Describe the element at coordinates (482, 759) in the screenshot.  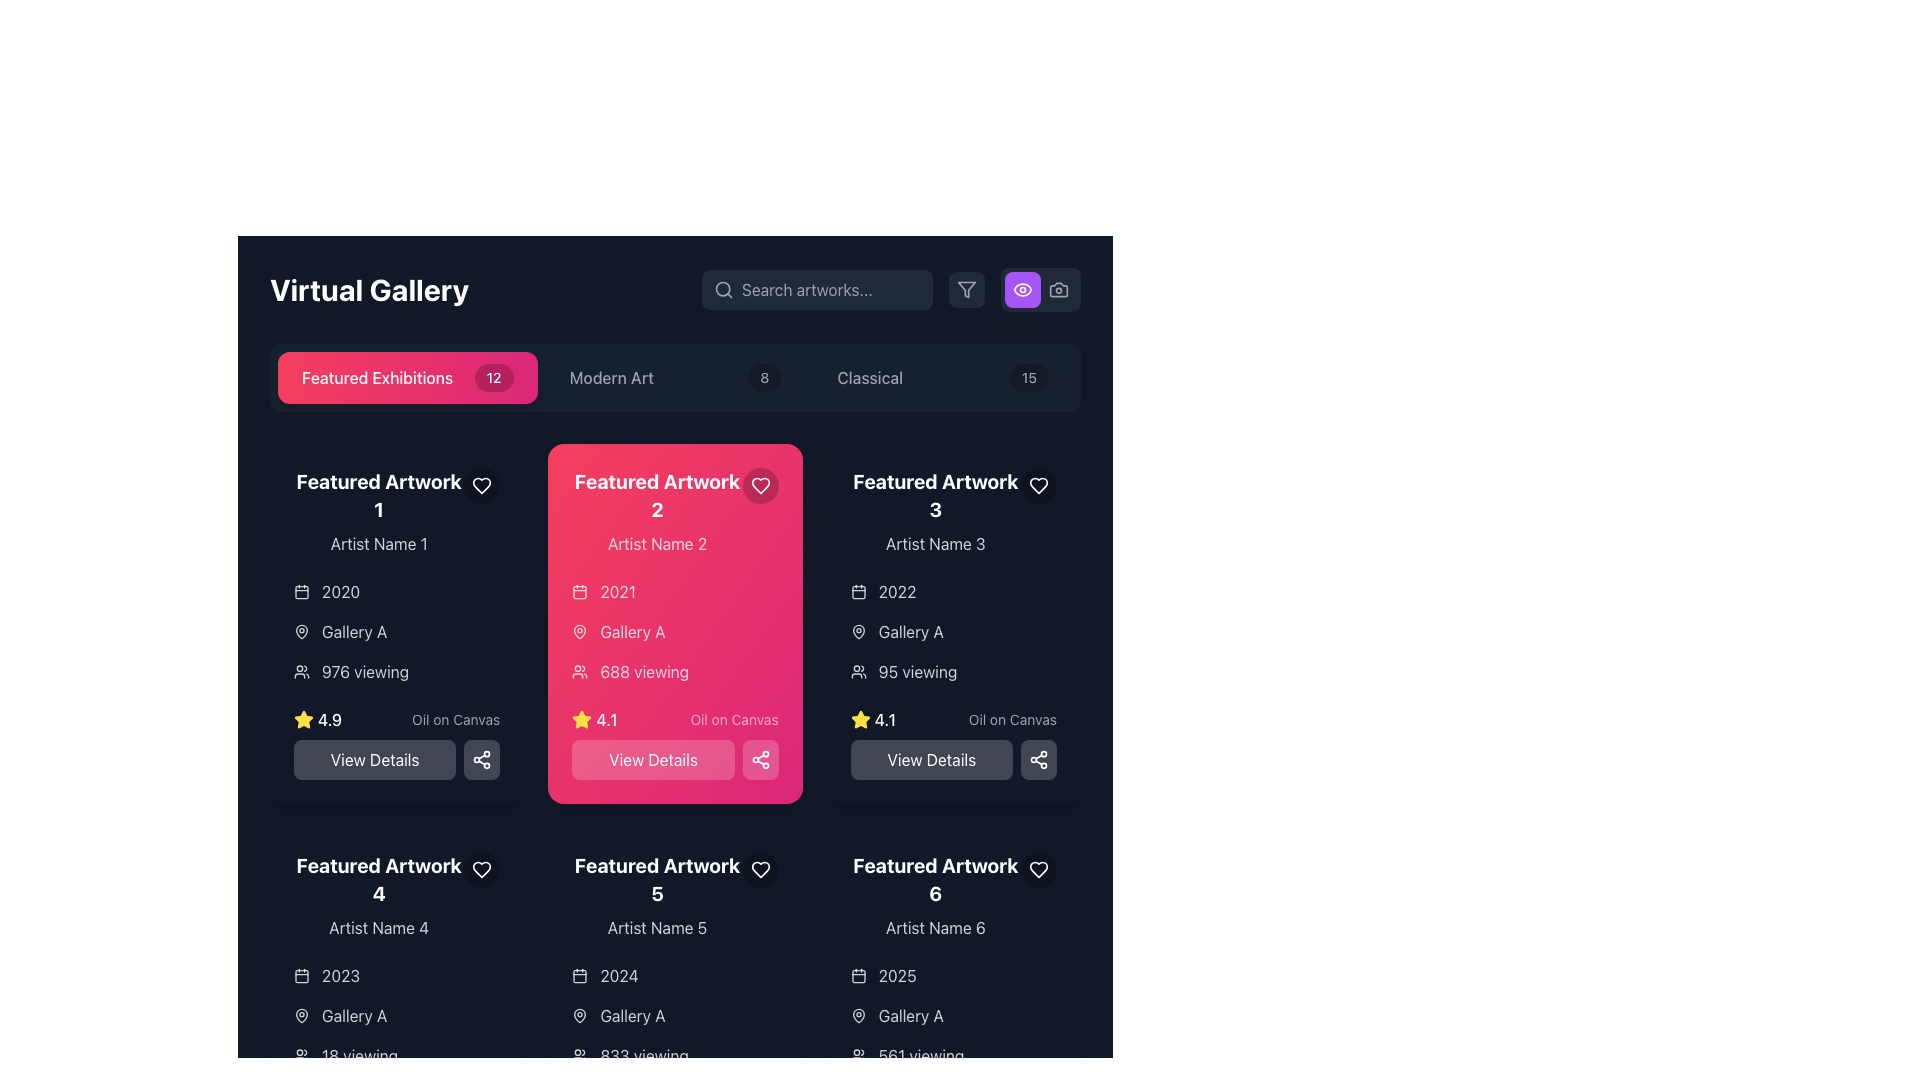
I see `the share icon button, which is represented by three connected circles with a white stroke on a dark background, located to the right of the 'View Details' button within the card labeled 'Featured Artwork 2'` at that location.